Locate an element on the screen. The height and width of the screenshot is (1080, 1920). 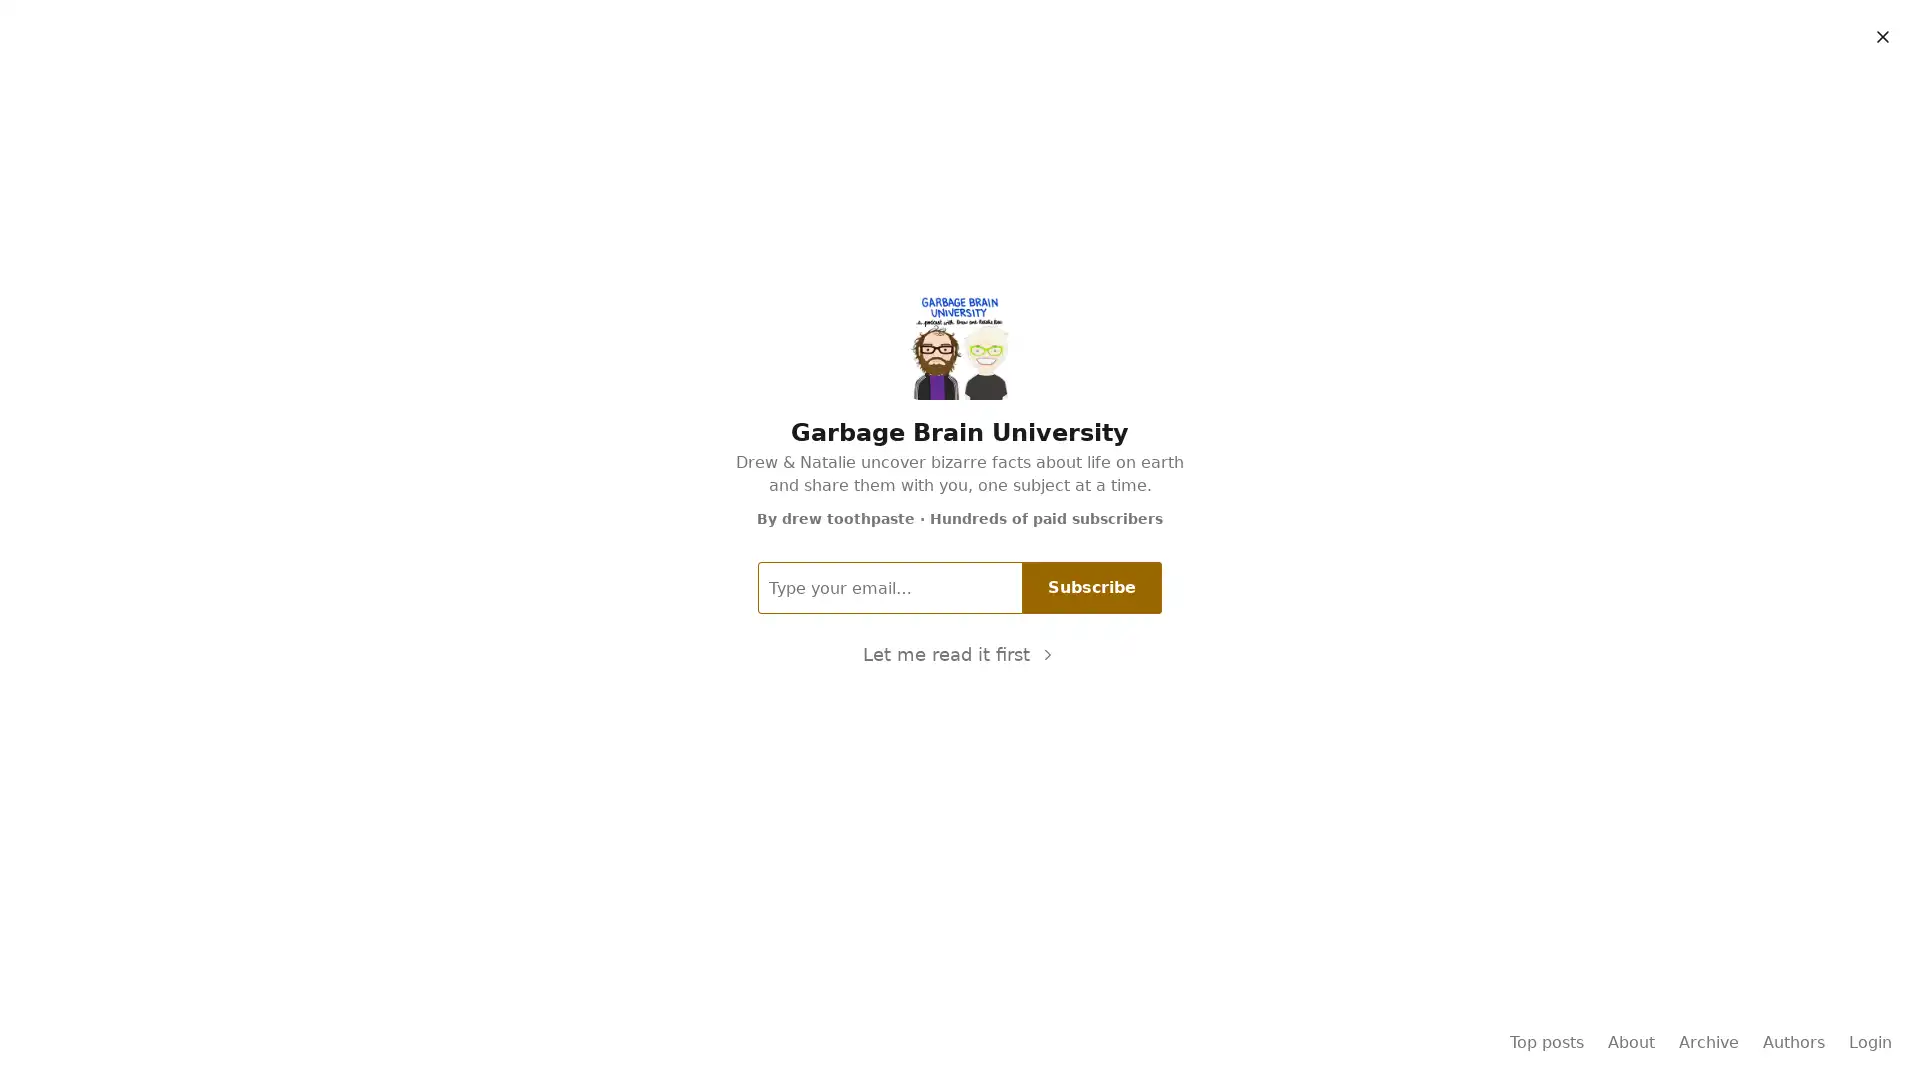
Archive is located at coordinates (962, 87).